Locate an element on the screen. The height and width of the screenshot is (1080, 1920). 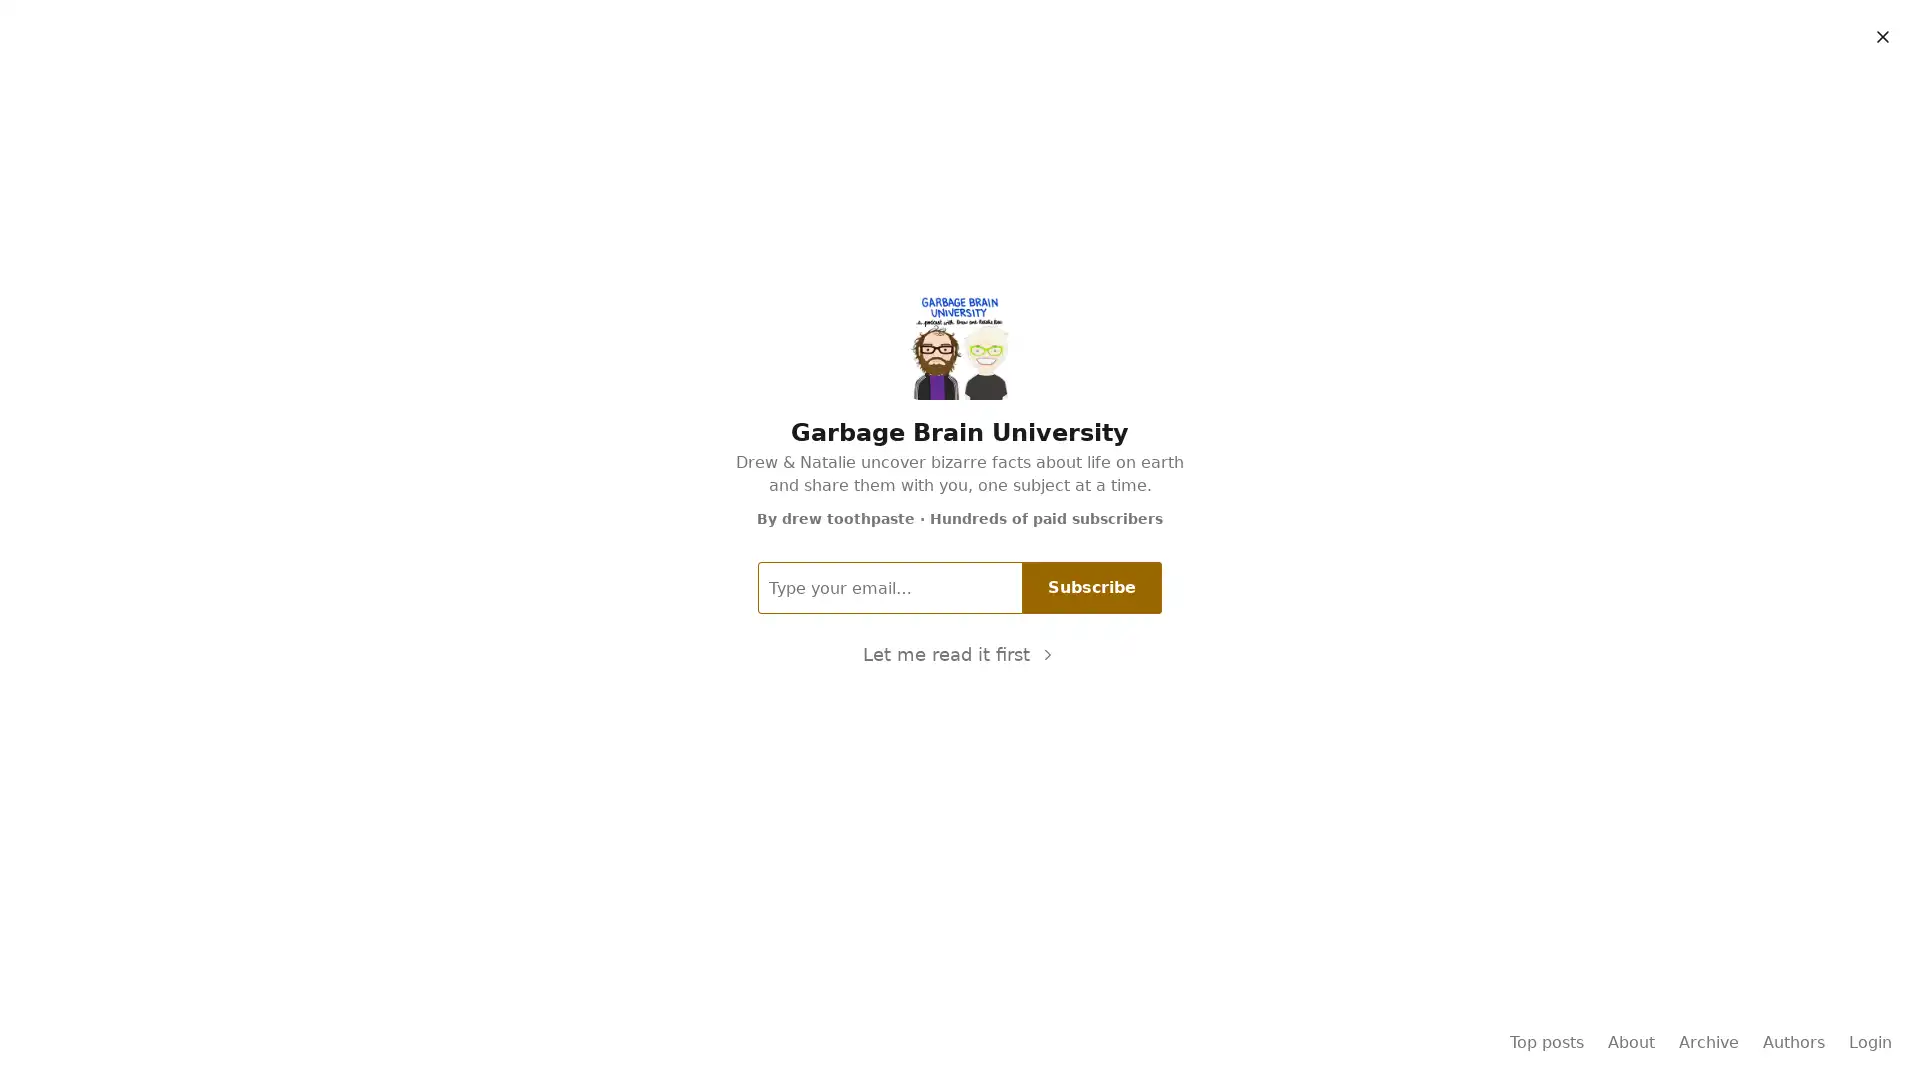
Archive is located at coordinates (962, 87).